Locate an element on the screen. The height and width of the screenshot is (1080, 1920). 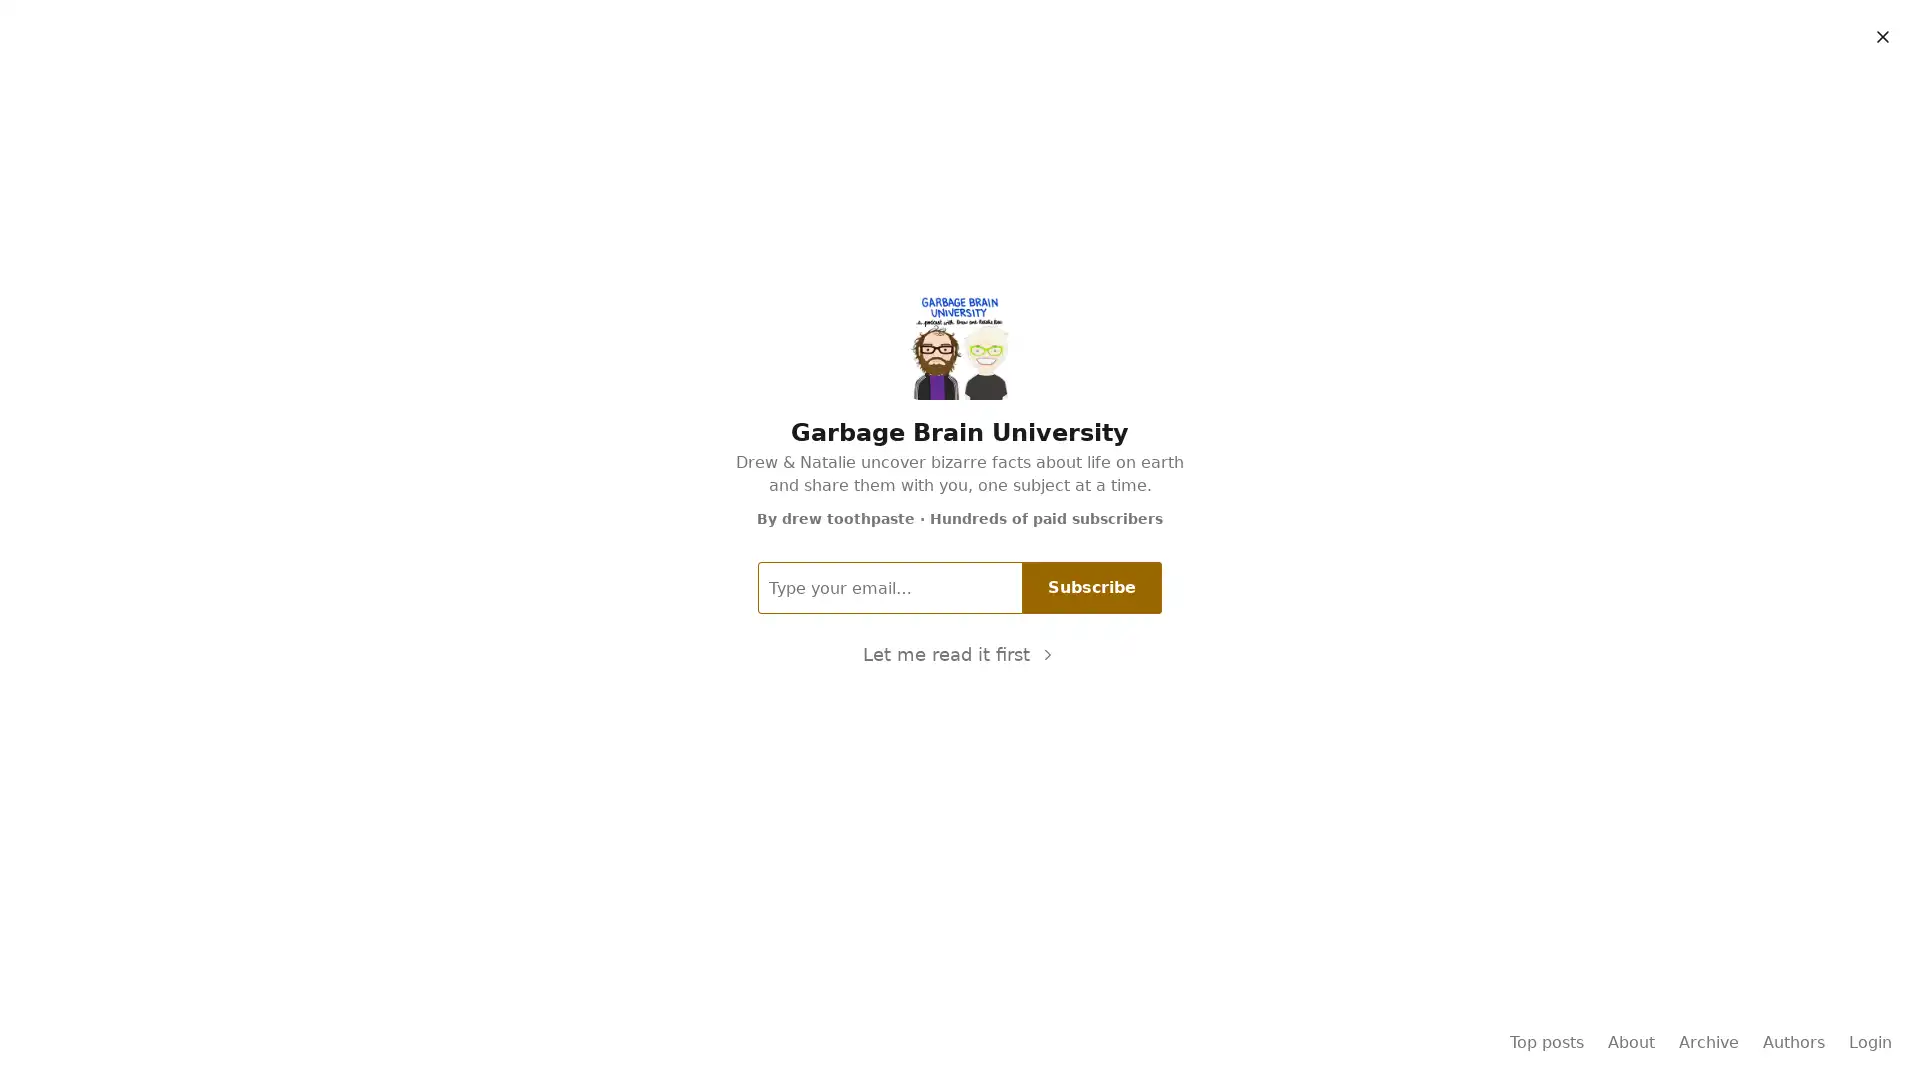
Archive is located at coordinates (962, 87).